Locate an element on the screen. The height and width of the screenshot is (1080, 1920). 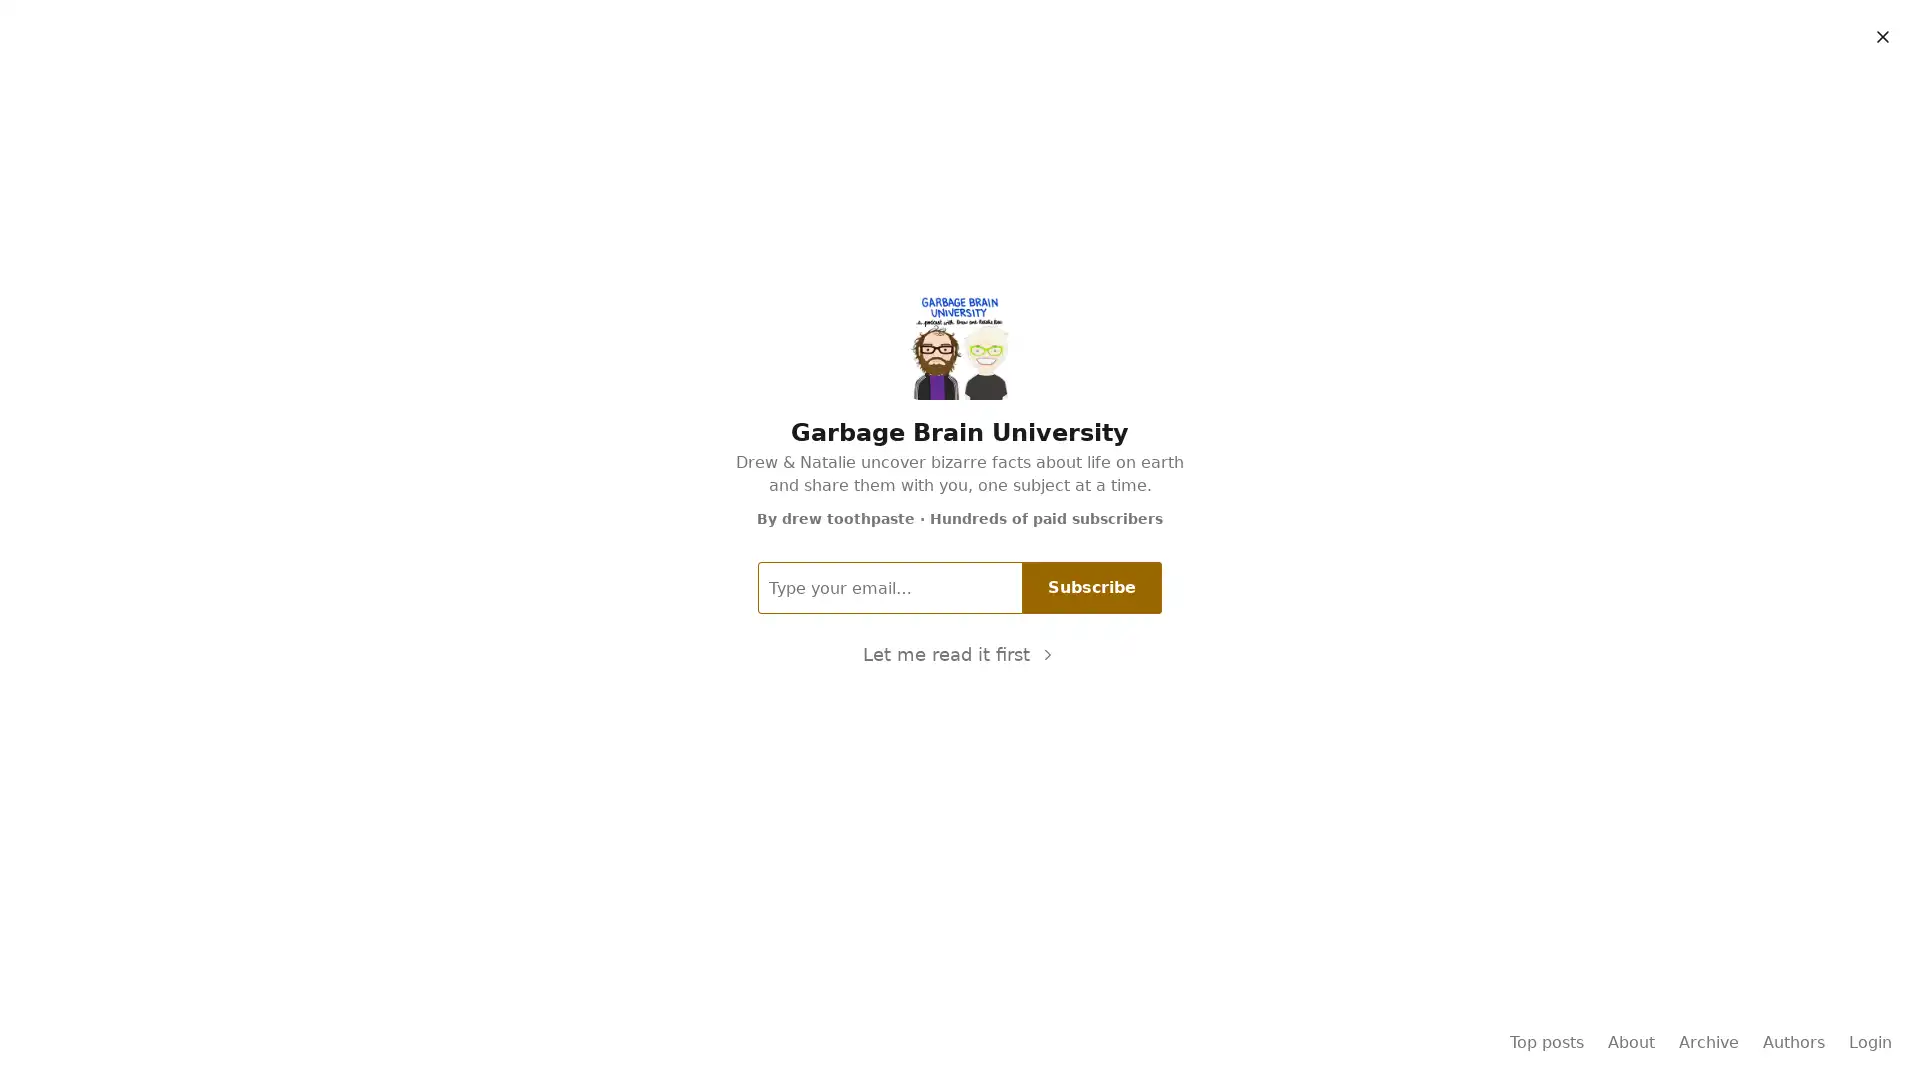
Archive is located at coordinates (962, 87).